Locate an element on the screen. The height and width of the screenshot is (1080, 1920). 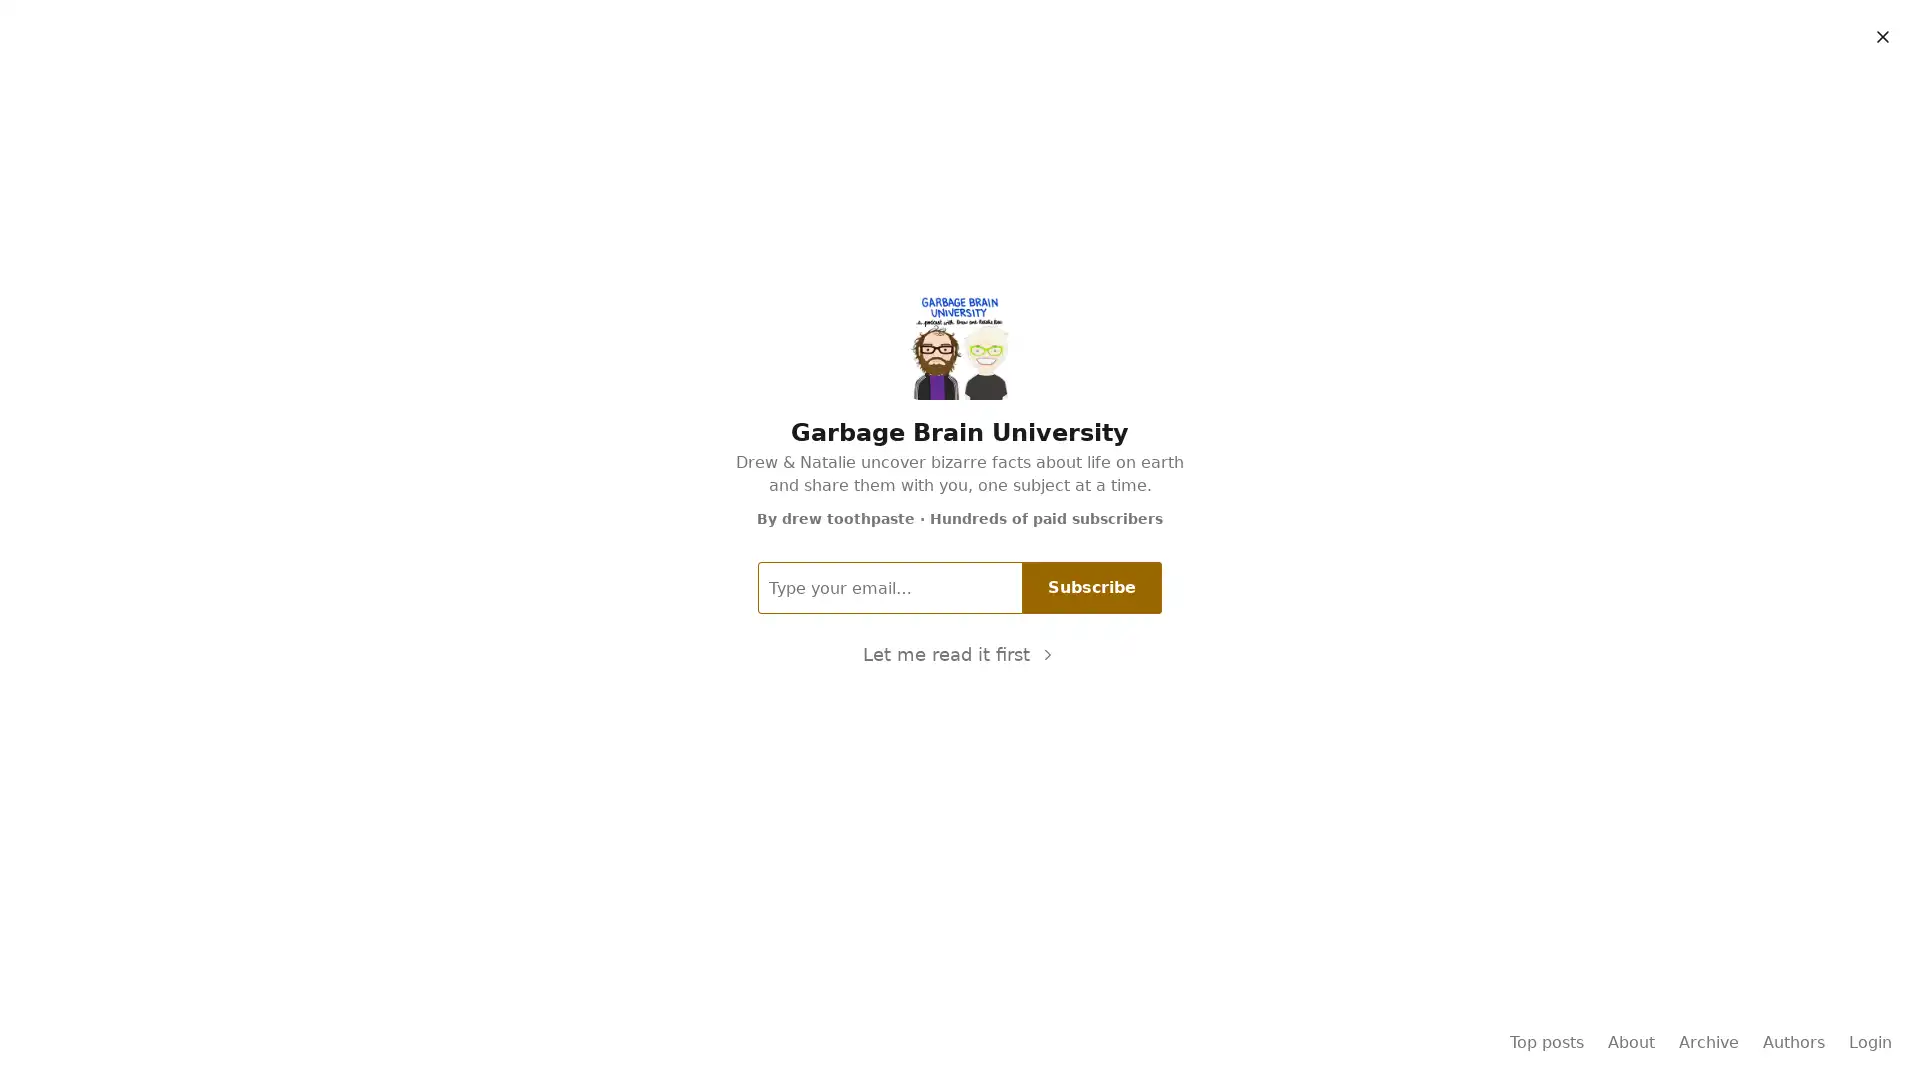
Archive is located at coordinates (962, 87).